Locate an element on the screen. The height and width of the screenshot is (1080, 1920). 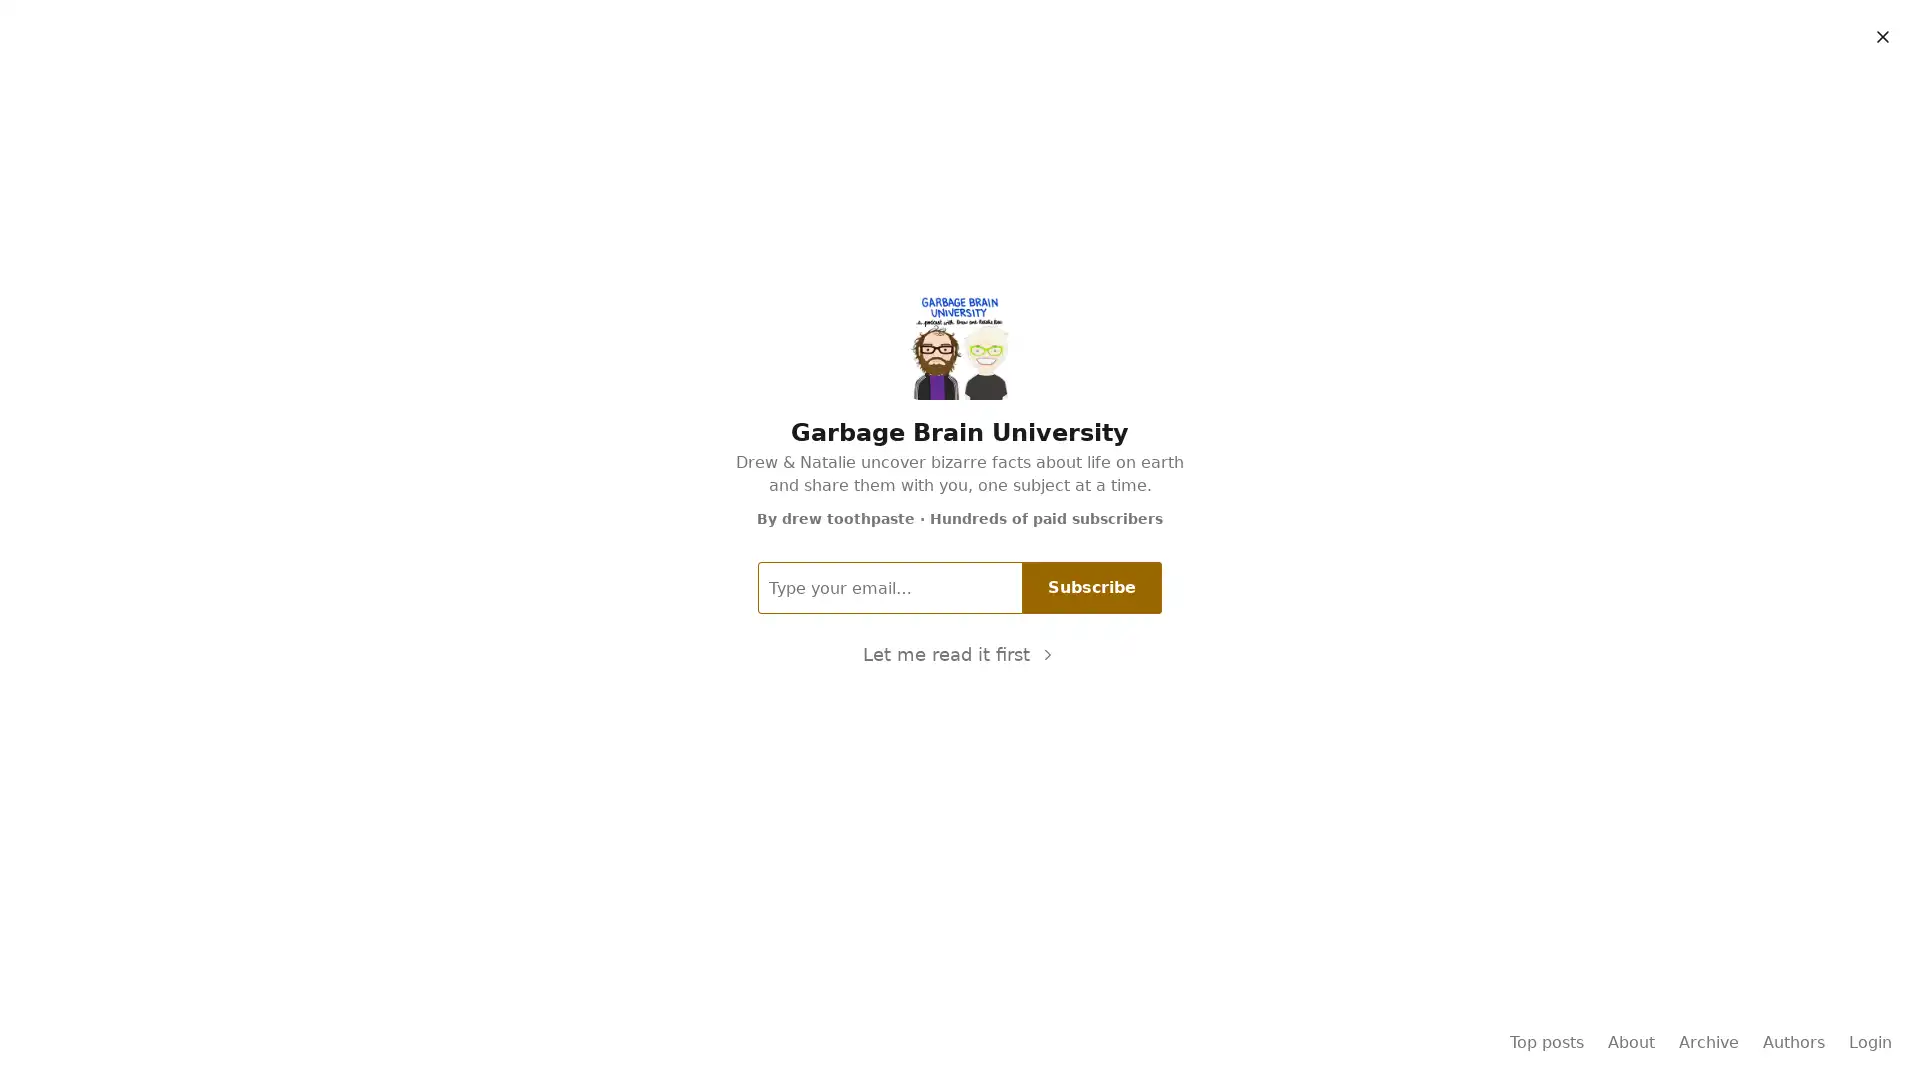
Archive is located at coordinates (962, 87).